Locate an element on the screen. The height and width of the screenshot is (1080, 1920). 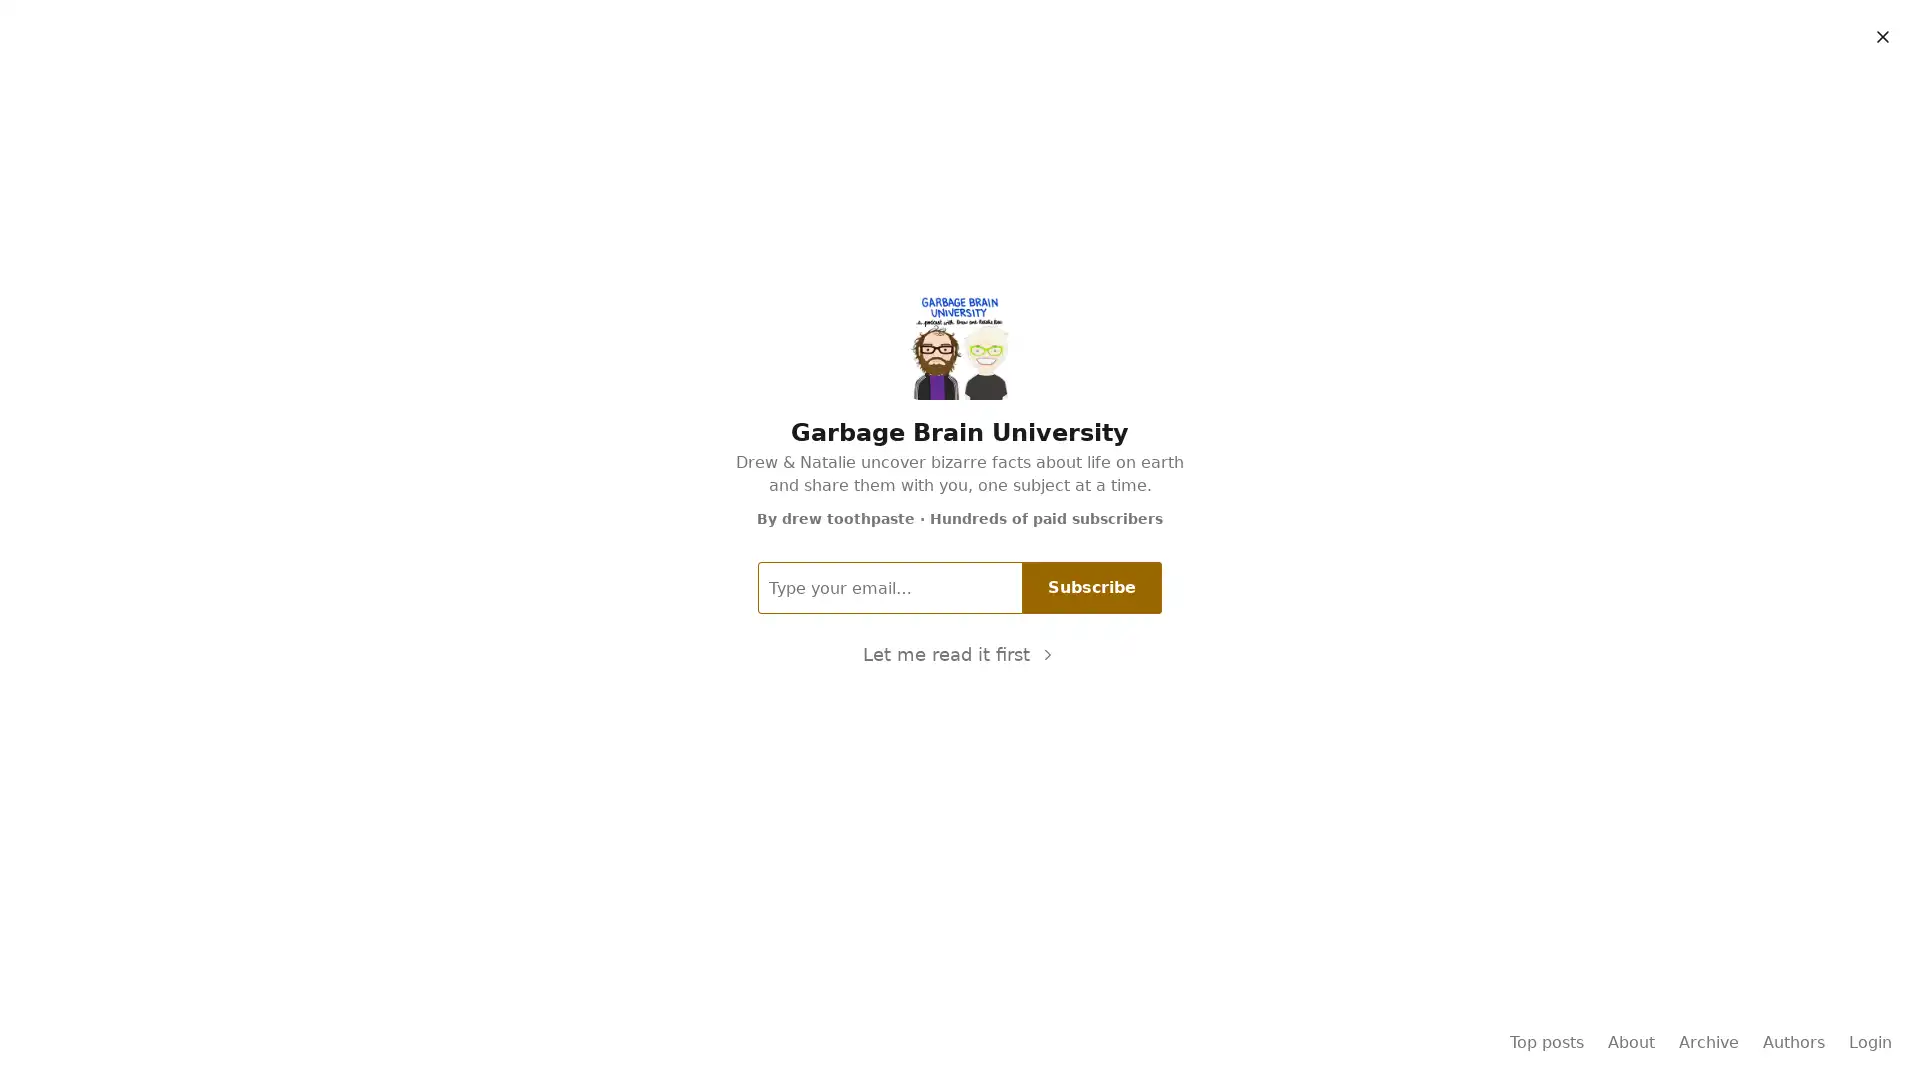
Archive is located at coordinates (962, 87).